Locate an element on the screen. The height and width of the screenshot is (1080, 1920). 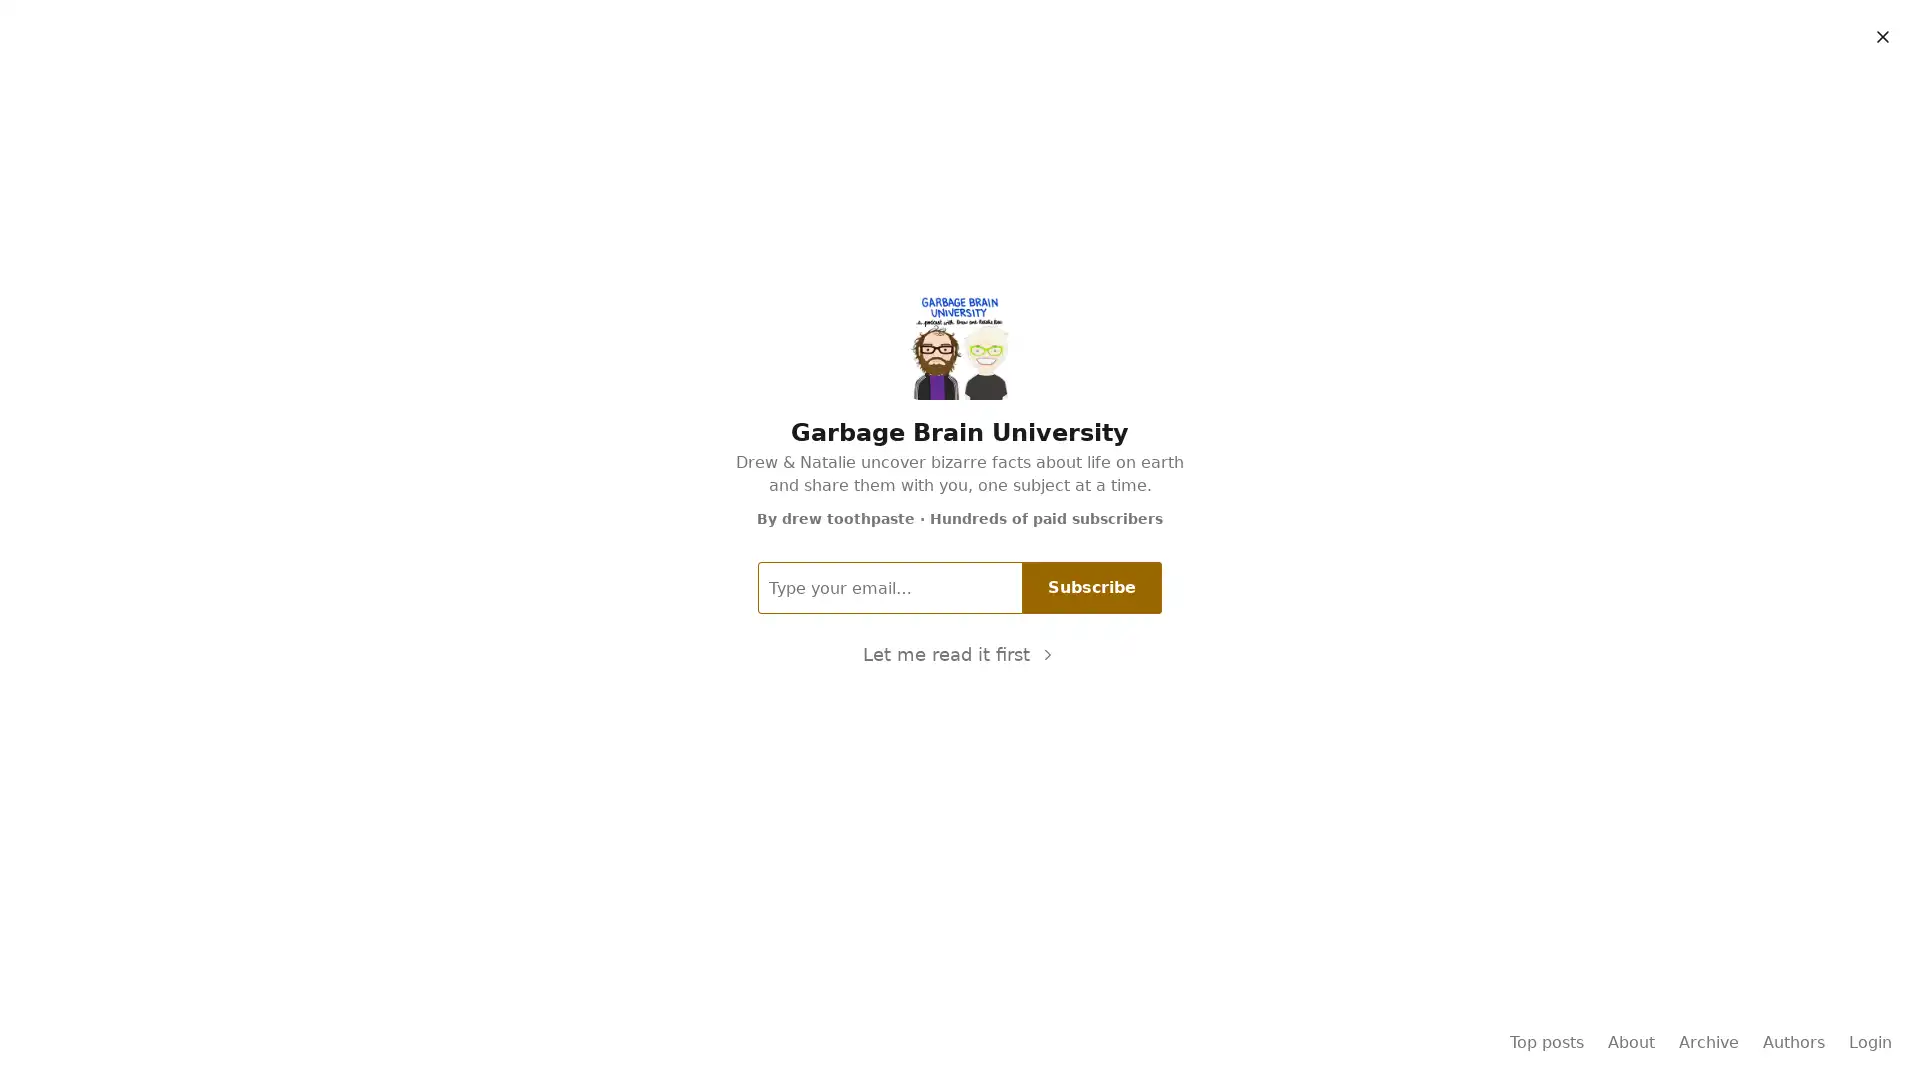
Archive is located at coordinates (962, 87).